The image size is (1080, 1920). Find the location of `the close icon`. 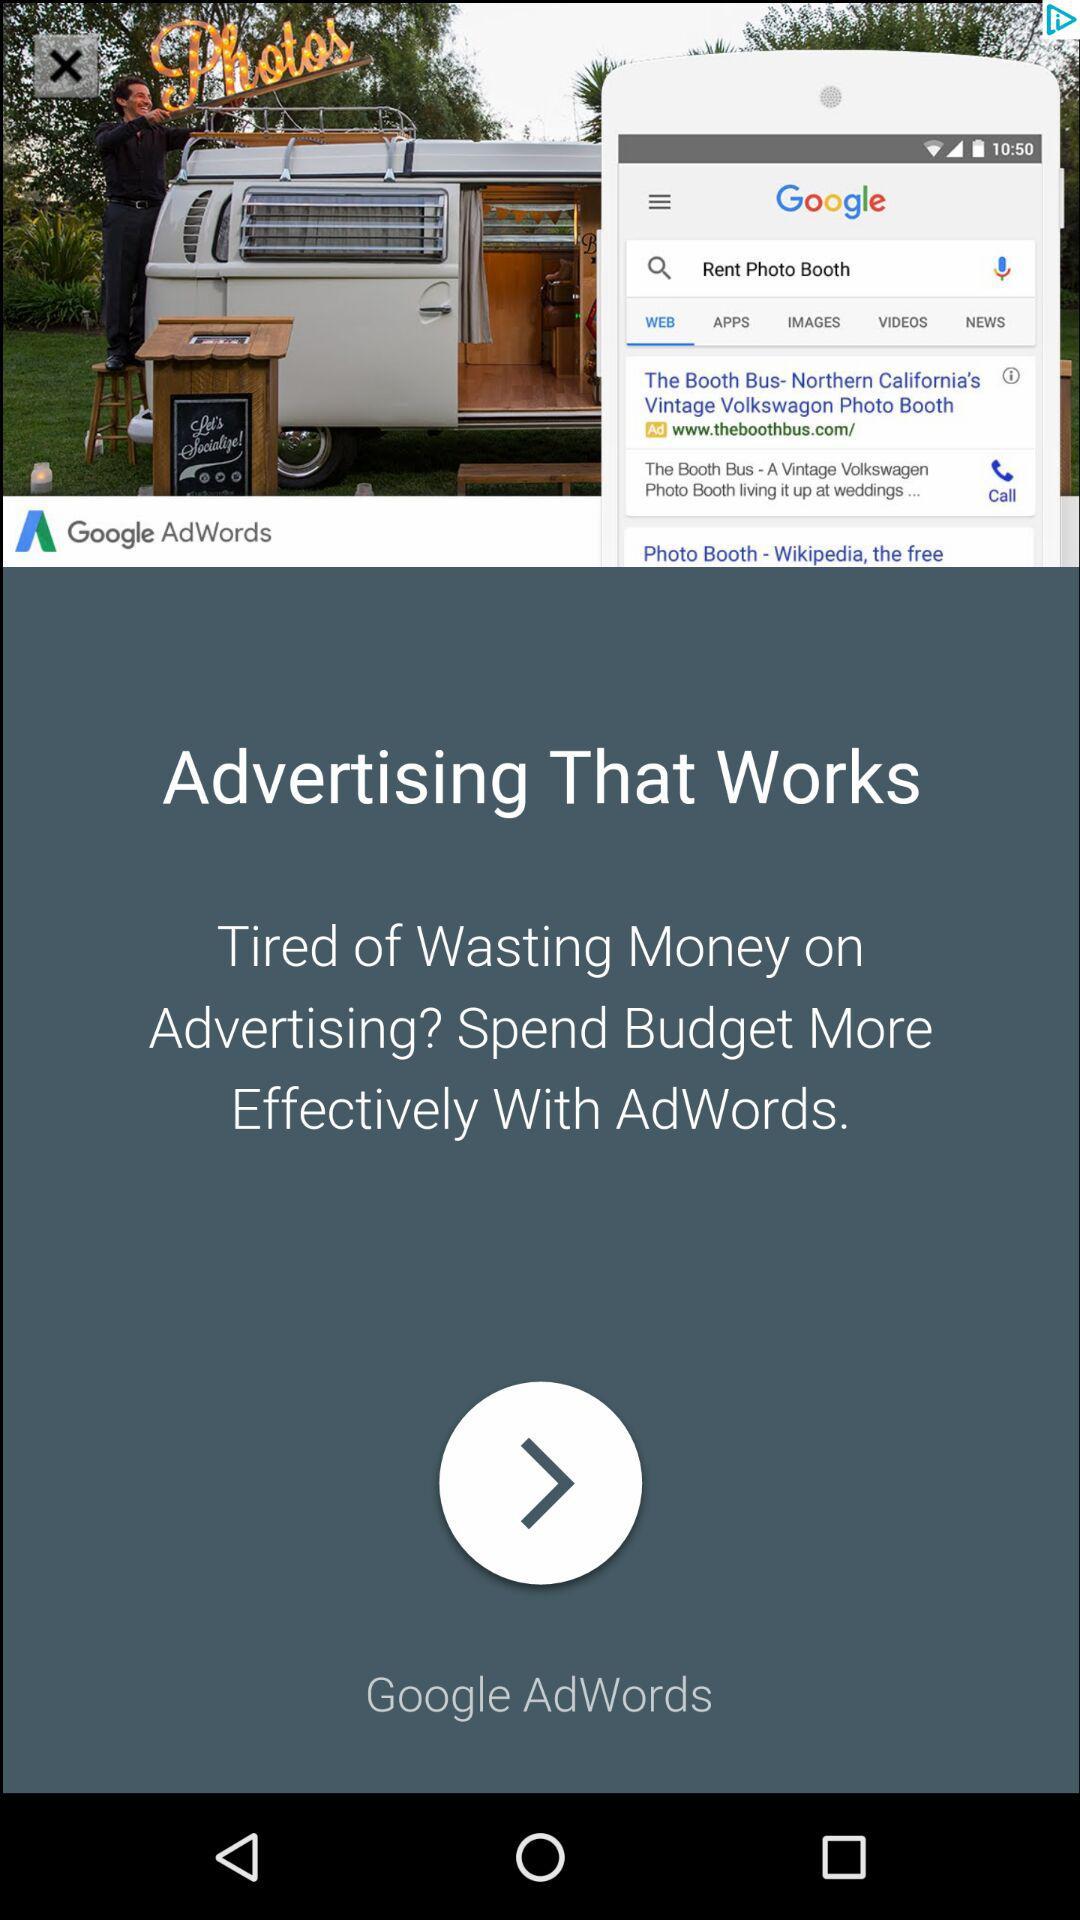

the close icon is located at coordinates (64, 70).